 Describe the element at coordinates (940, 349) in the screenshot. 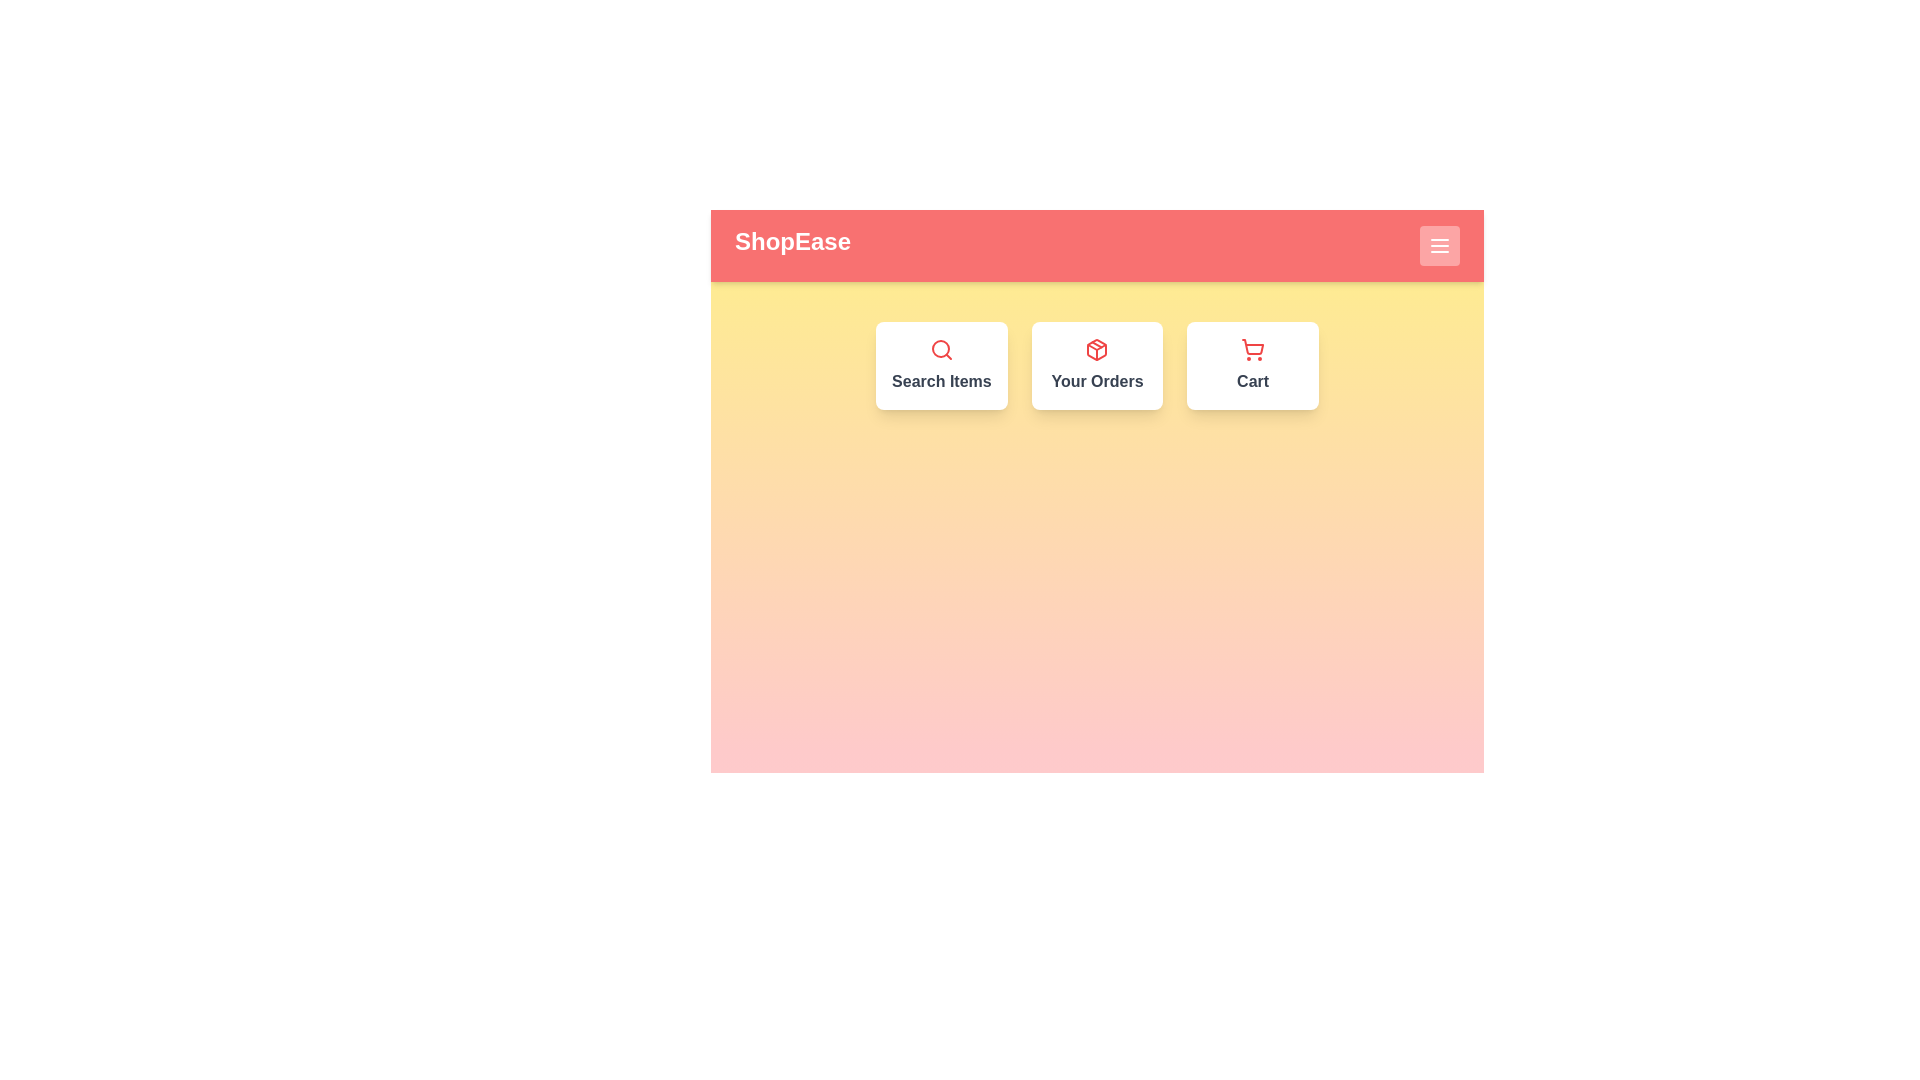

I see `the 'Search Items' icon` at that location.